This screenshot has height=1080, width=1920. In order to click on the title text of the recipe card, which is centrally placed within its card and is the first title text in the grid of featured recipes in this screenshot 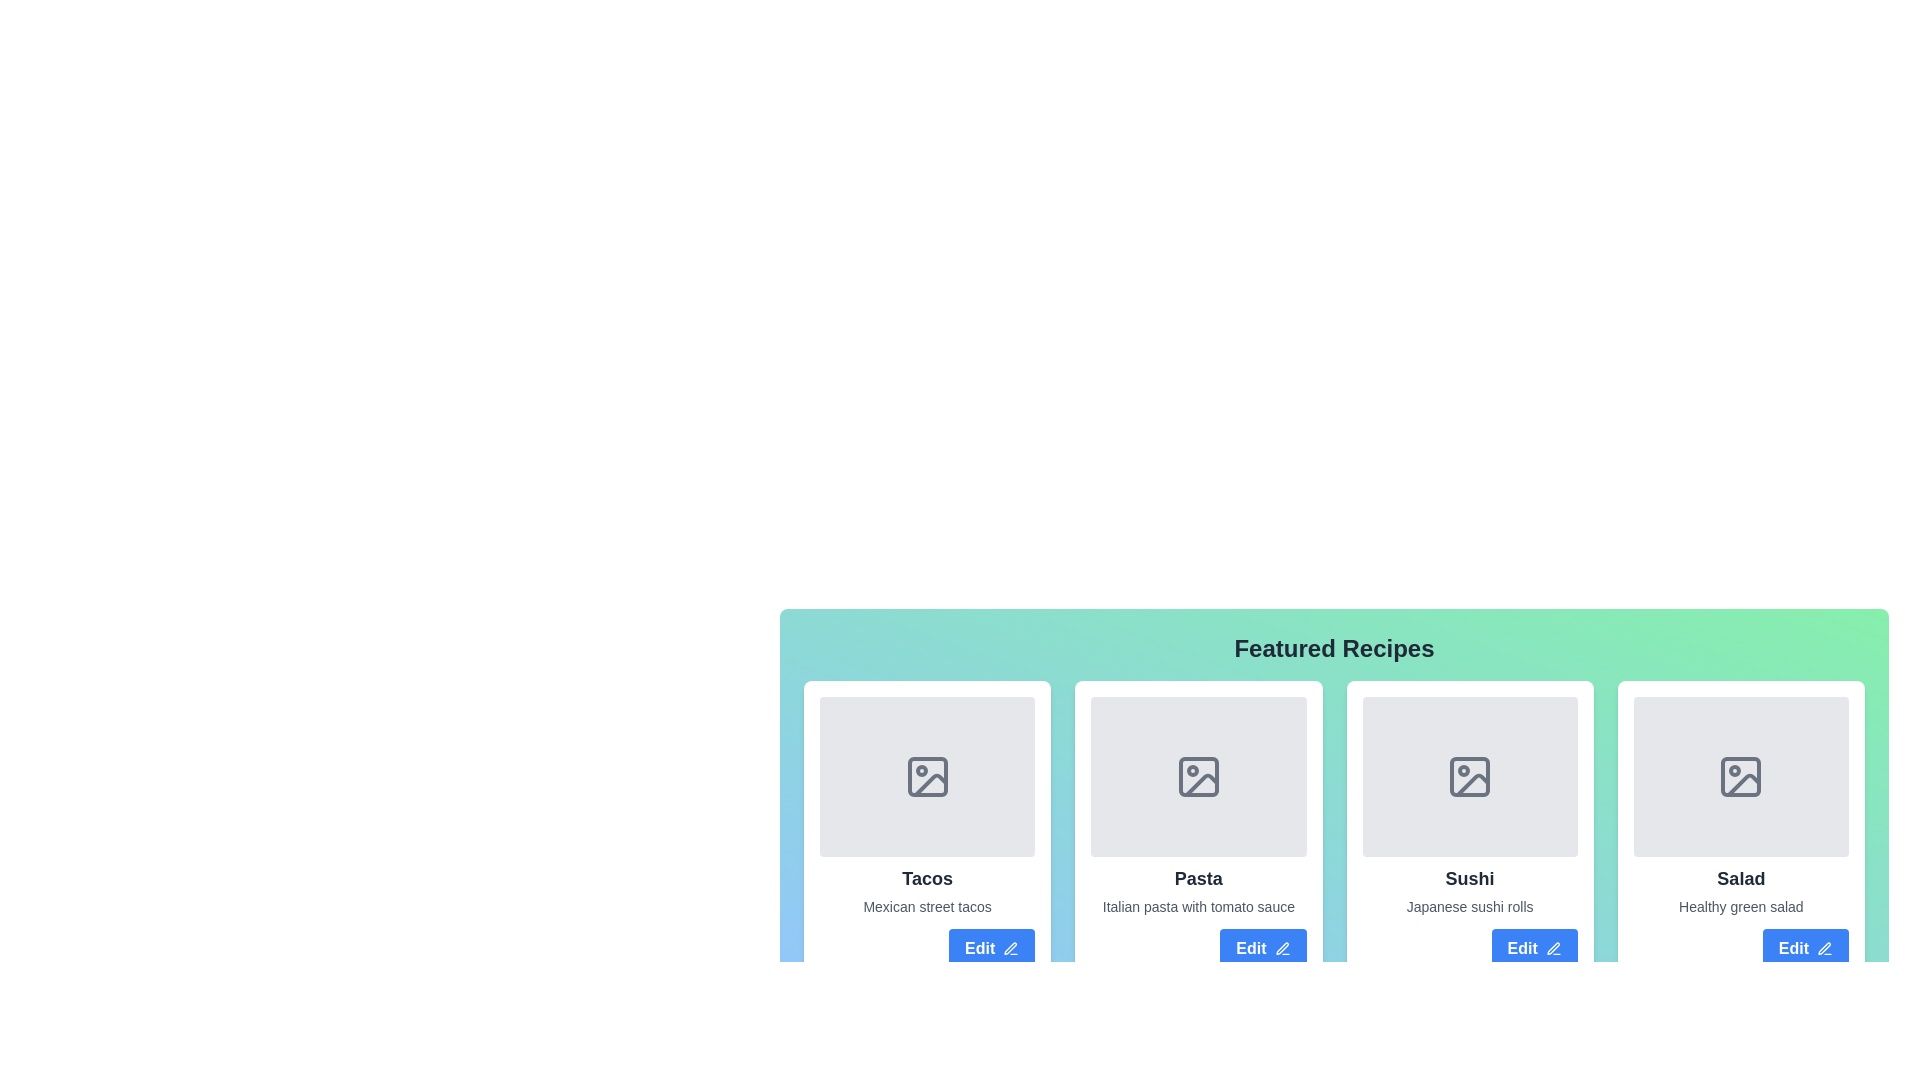, I will do `click(926, 878)`.